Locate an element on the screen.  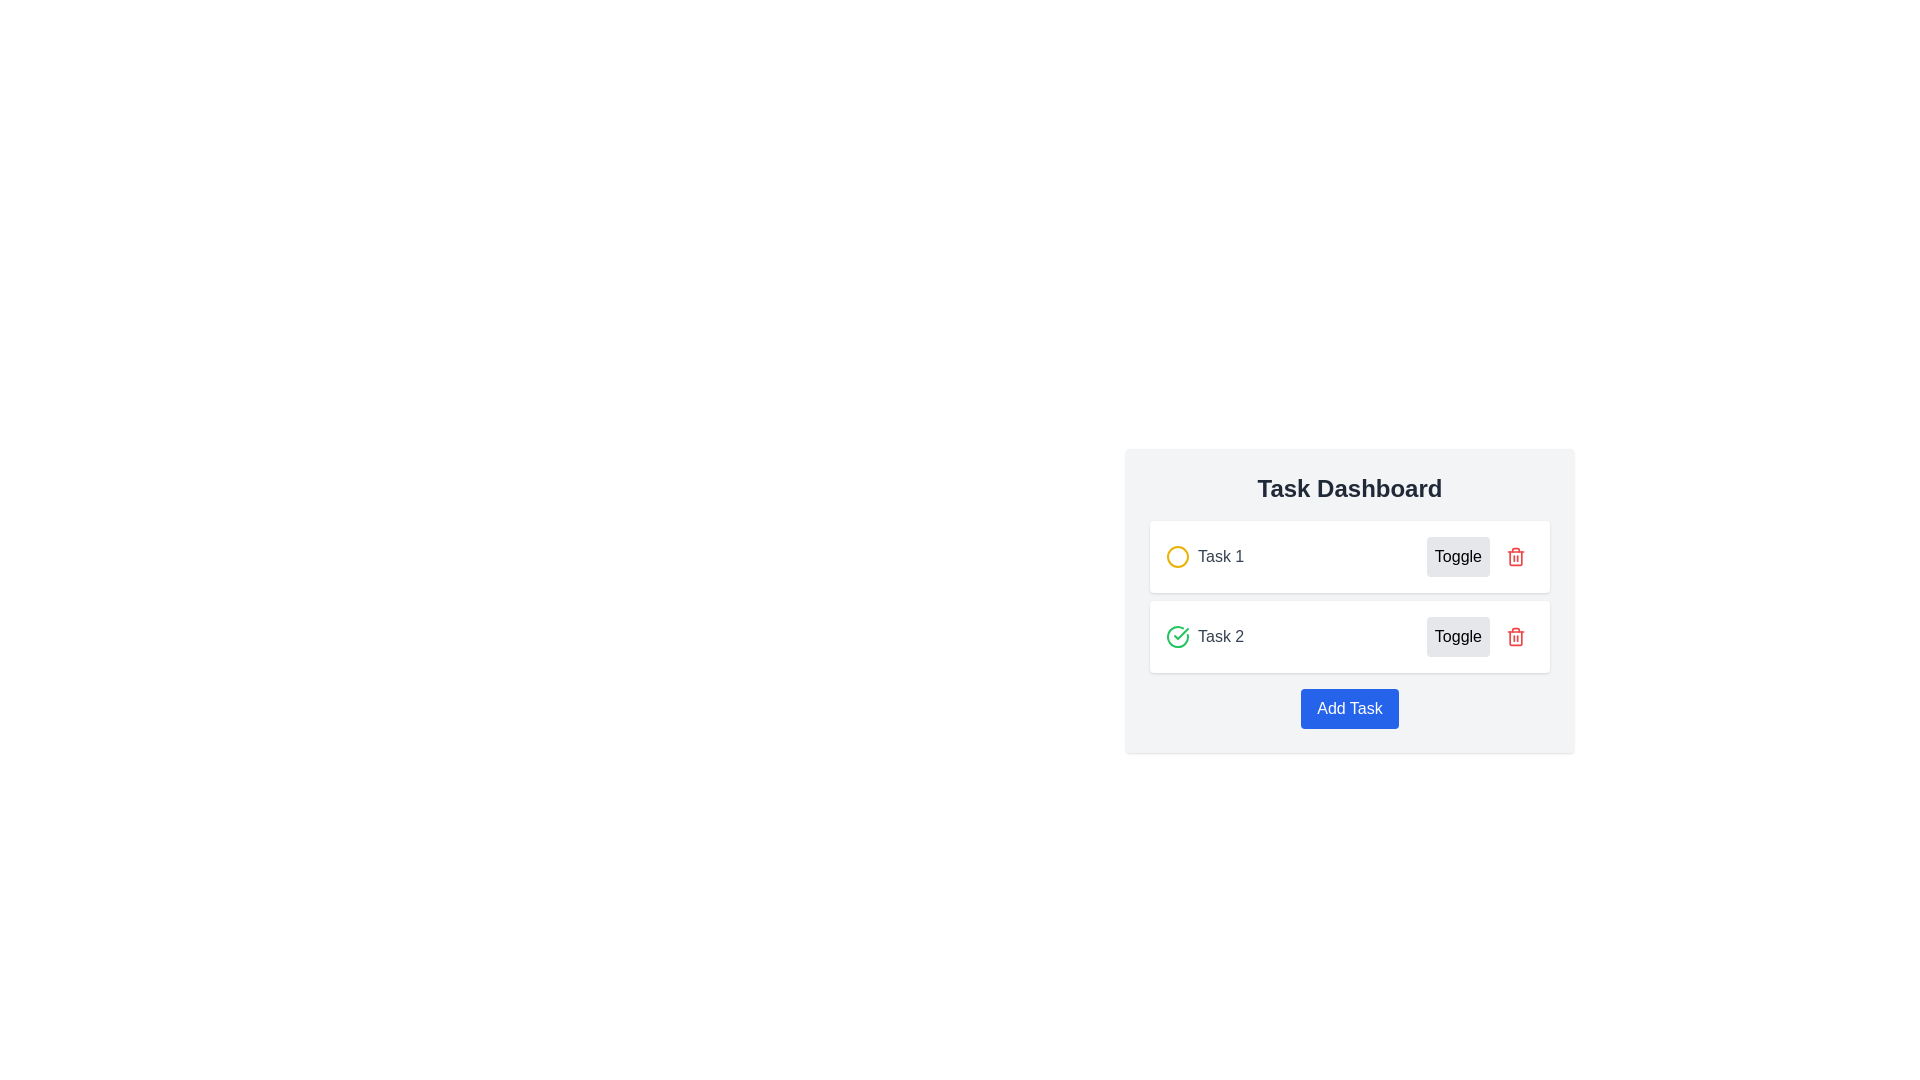
text label that displays 'Task 1', which is styled with a gray font color and positioned right next to a yellow circular icon indicating a pending task status is located at coordinates (1220, 556).